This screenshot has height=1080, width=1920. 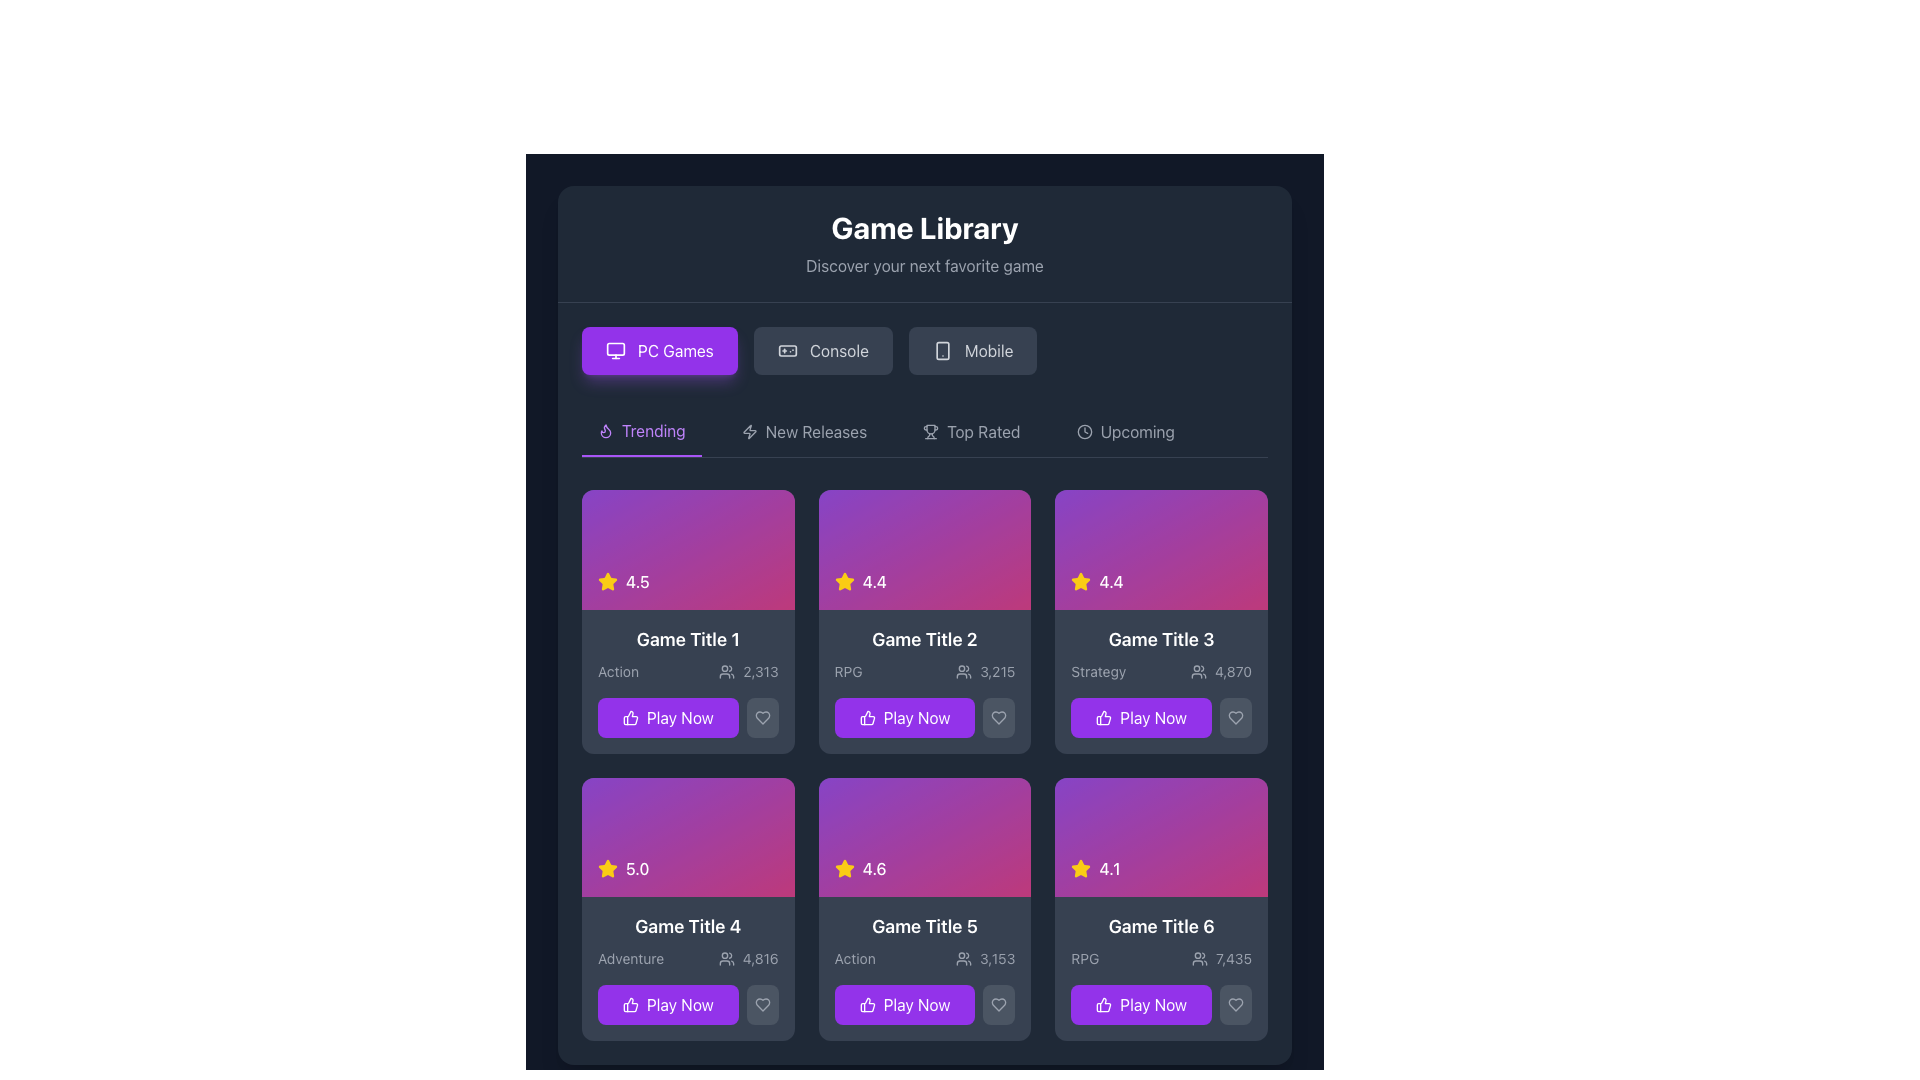 What do you see at coordinates (924, 243) in the screenshot?
I see `the Header section containing the text 'Game Library' and the subtitle 'Discover your next favorite game', which is styled with a large, bold, white font on a dark blue background` at bounding box center [924, 243].